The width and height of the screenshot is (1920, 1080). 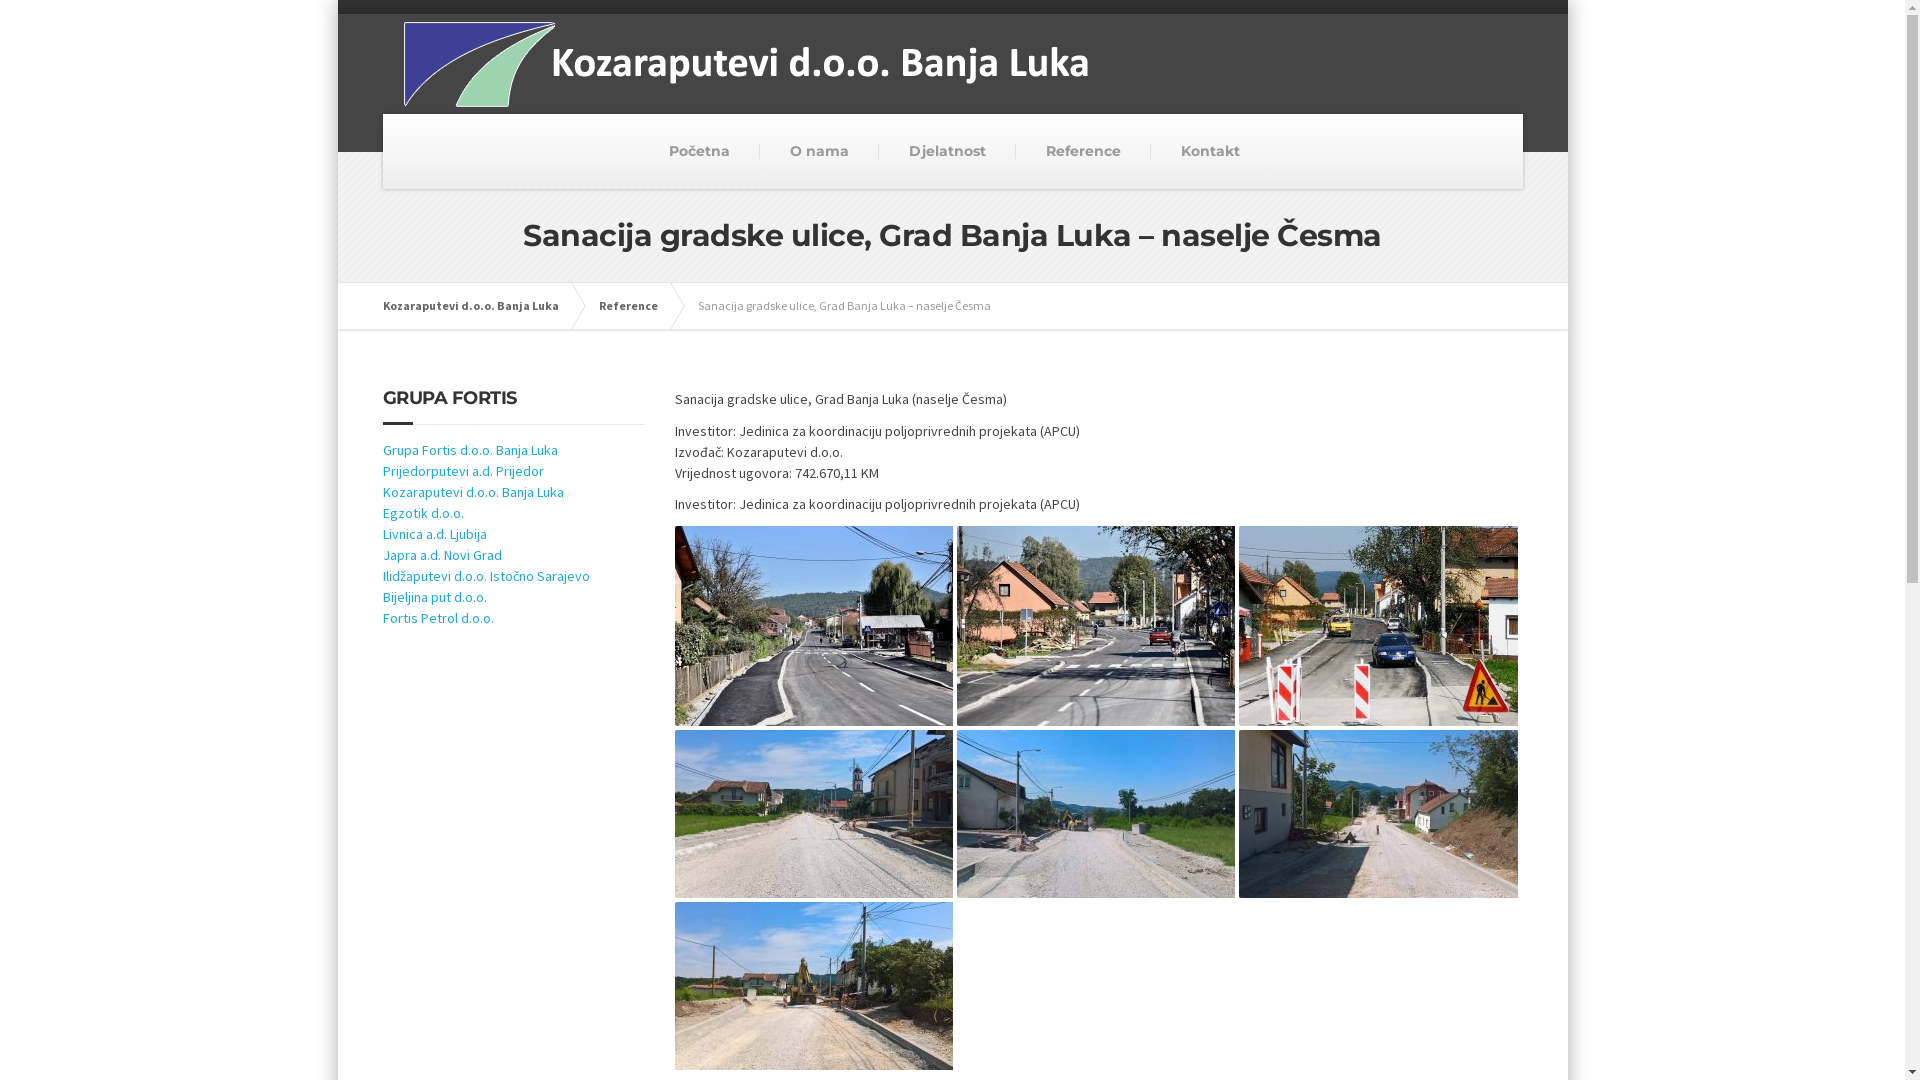 What do you see at coordinates (819, 150) in the screenshot?
I see `'O nama'` at bounding box center [819, 150].